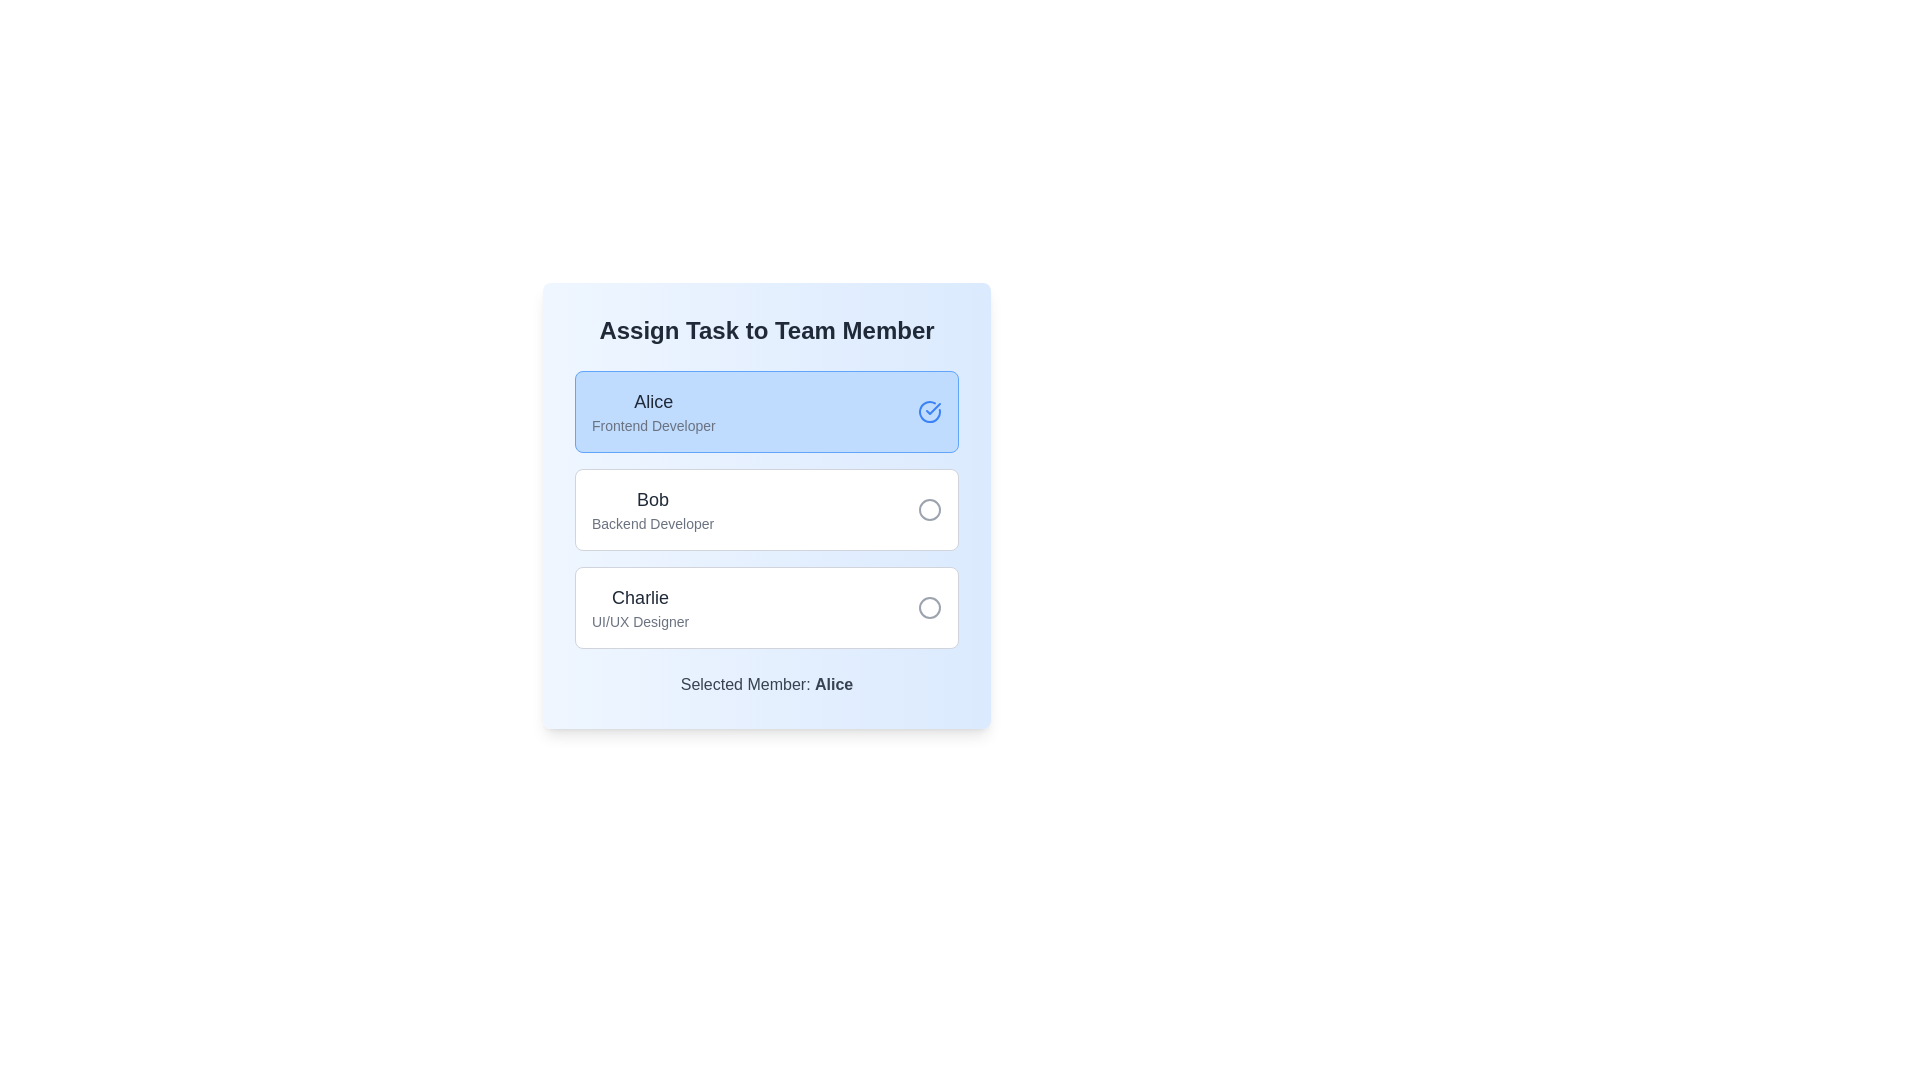 This screenshot has width=1920, height=1080. What do you see at coordinates (640, 607) in the screenshot?
I see `information displayed in the multi-line text label for 'Charlie', the UI/UX Designer, which is the third selectable option in the list` at bounding box center [640, 607].